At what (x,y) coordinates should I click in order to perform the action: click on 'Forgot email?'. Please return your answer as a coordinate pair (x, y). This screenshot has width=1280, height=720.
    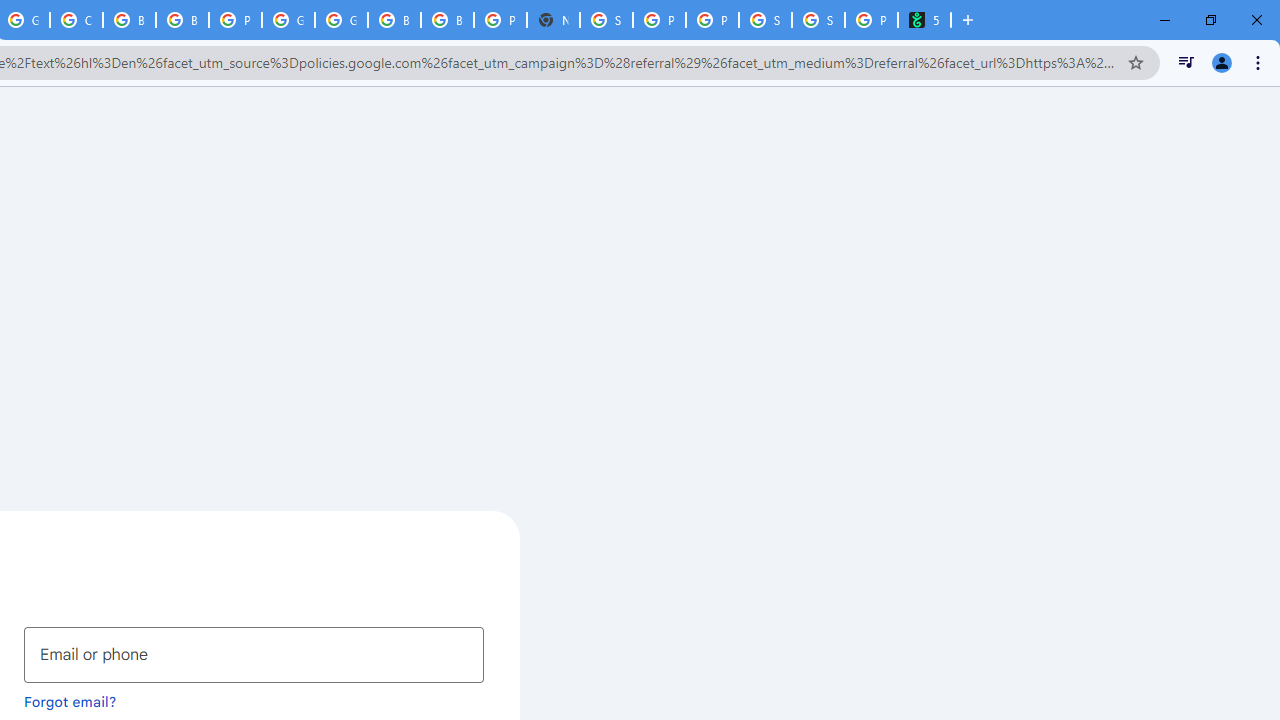
    Looking at the image, I should click on (70, 700).